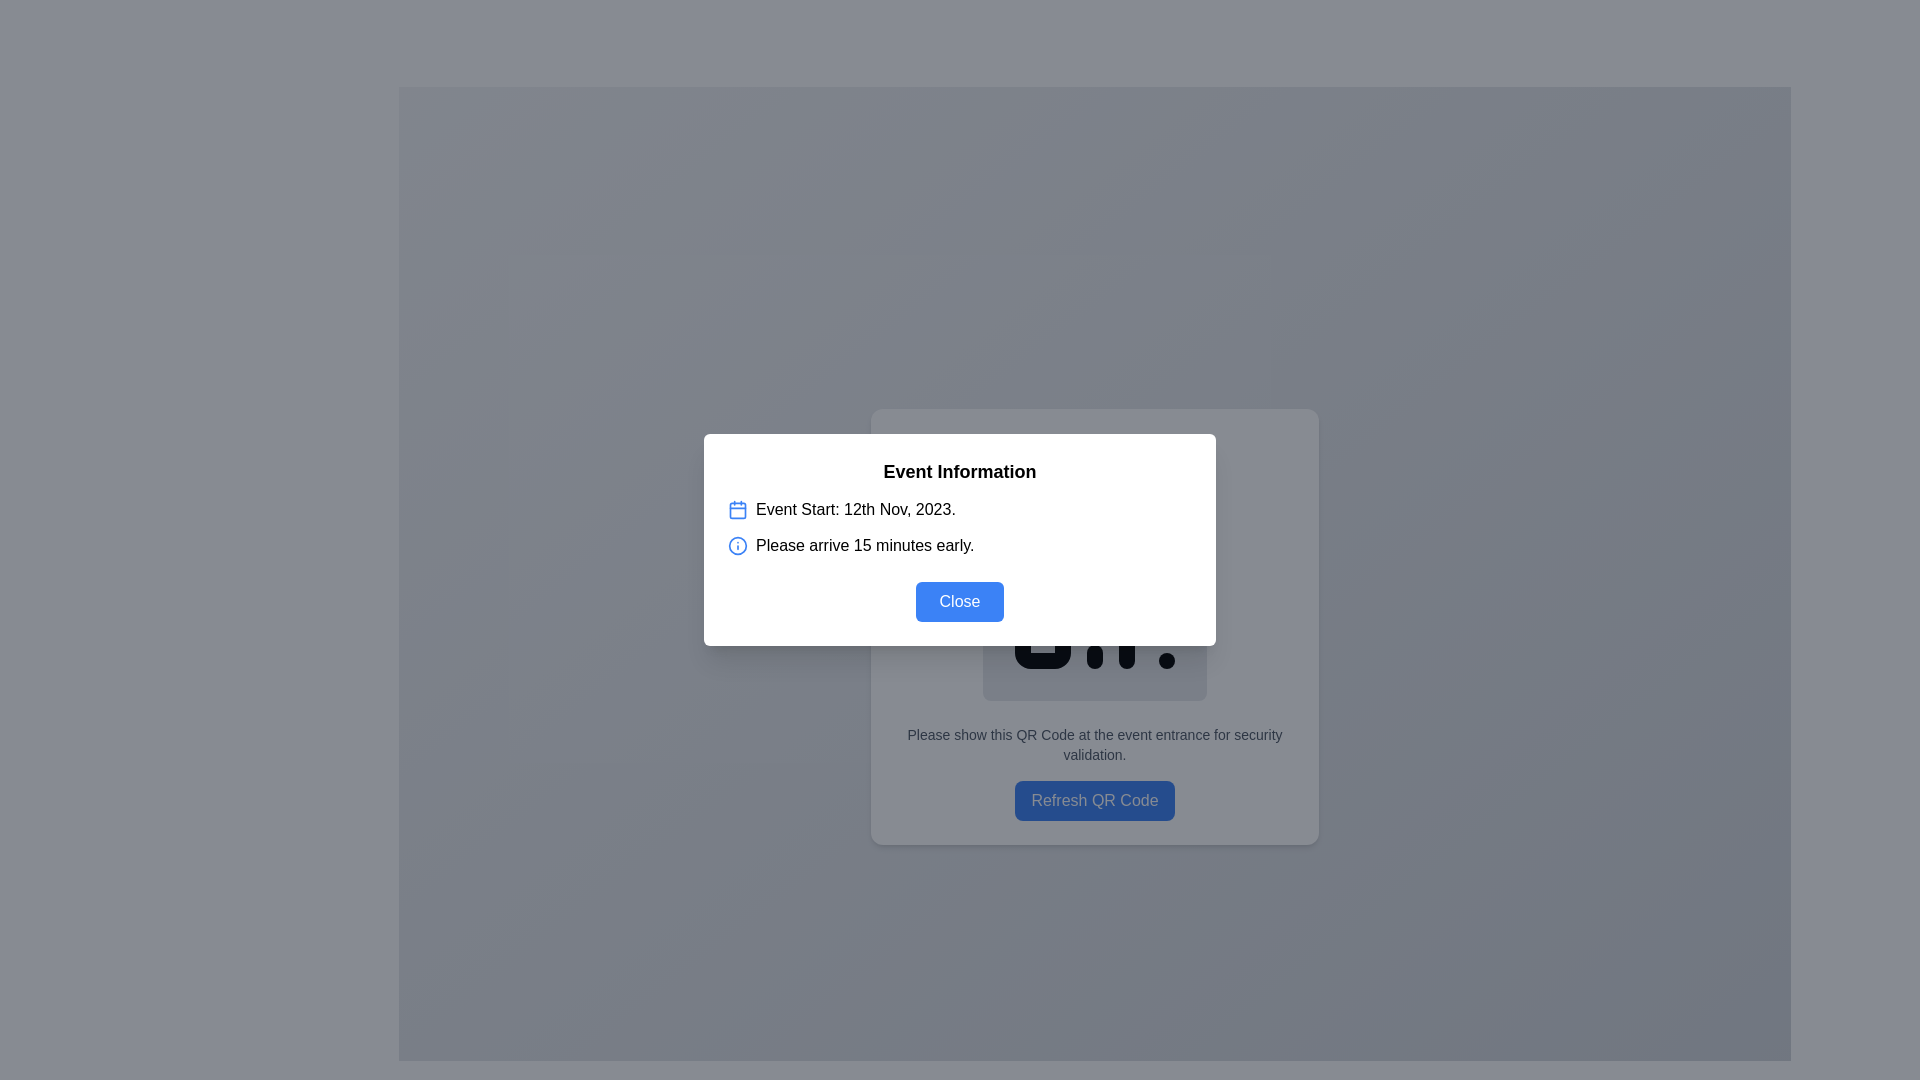 This screenshot has height=1080, width=1920. What do you see at coordinates (855, 508) in the screenshot?
I see `the Text Label element displaying the notification 'Event Start: 12th Nov, 2023.' located below the 'Event Information' heading in the popup dialog` at bounding box center [855, 508].